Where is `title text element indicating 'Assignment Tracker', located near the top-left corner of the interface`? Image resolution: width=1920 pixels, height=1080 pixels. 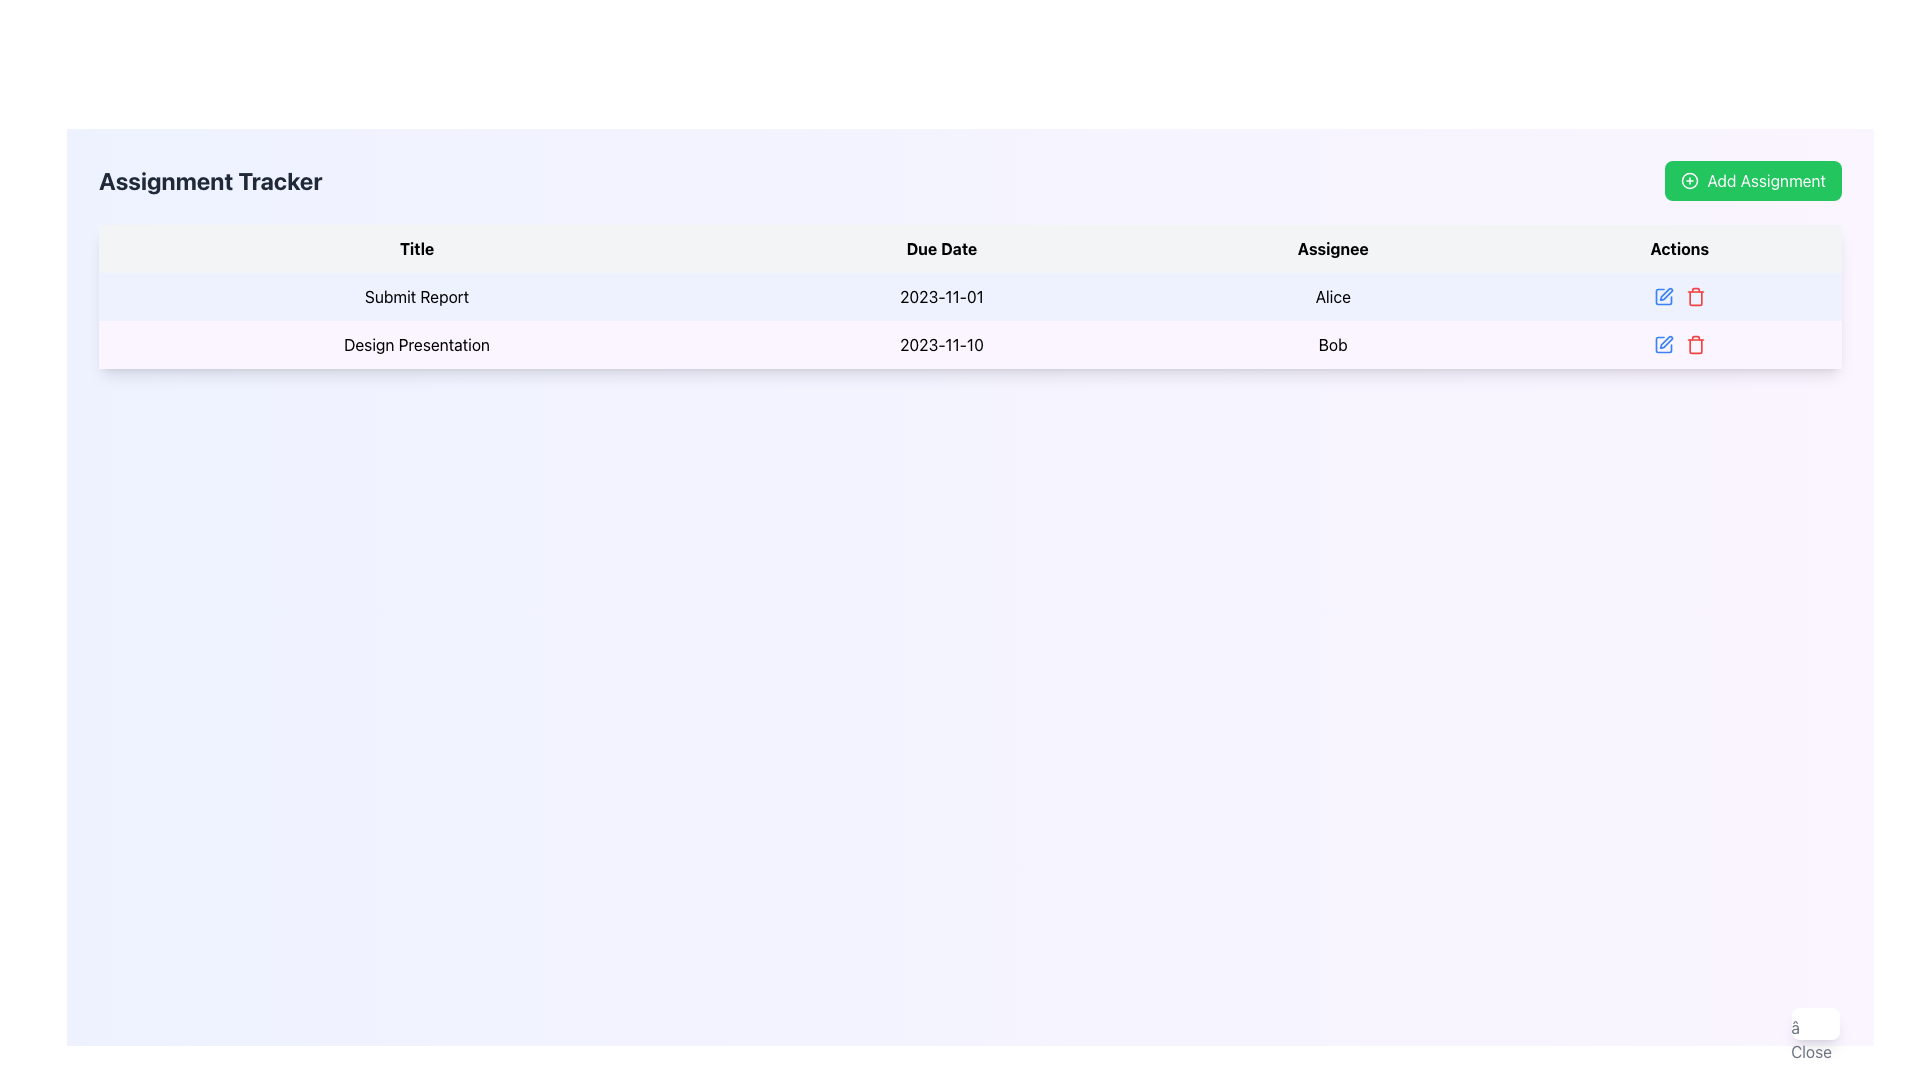 title text element indicating 'Assignment Tracker', located near the top-left corner of the interface is located at coordinates (210, 181).